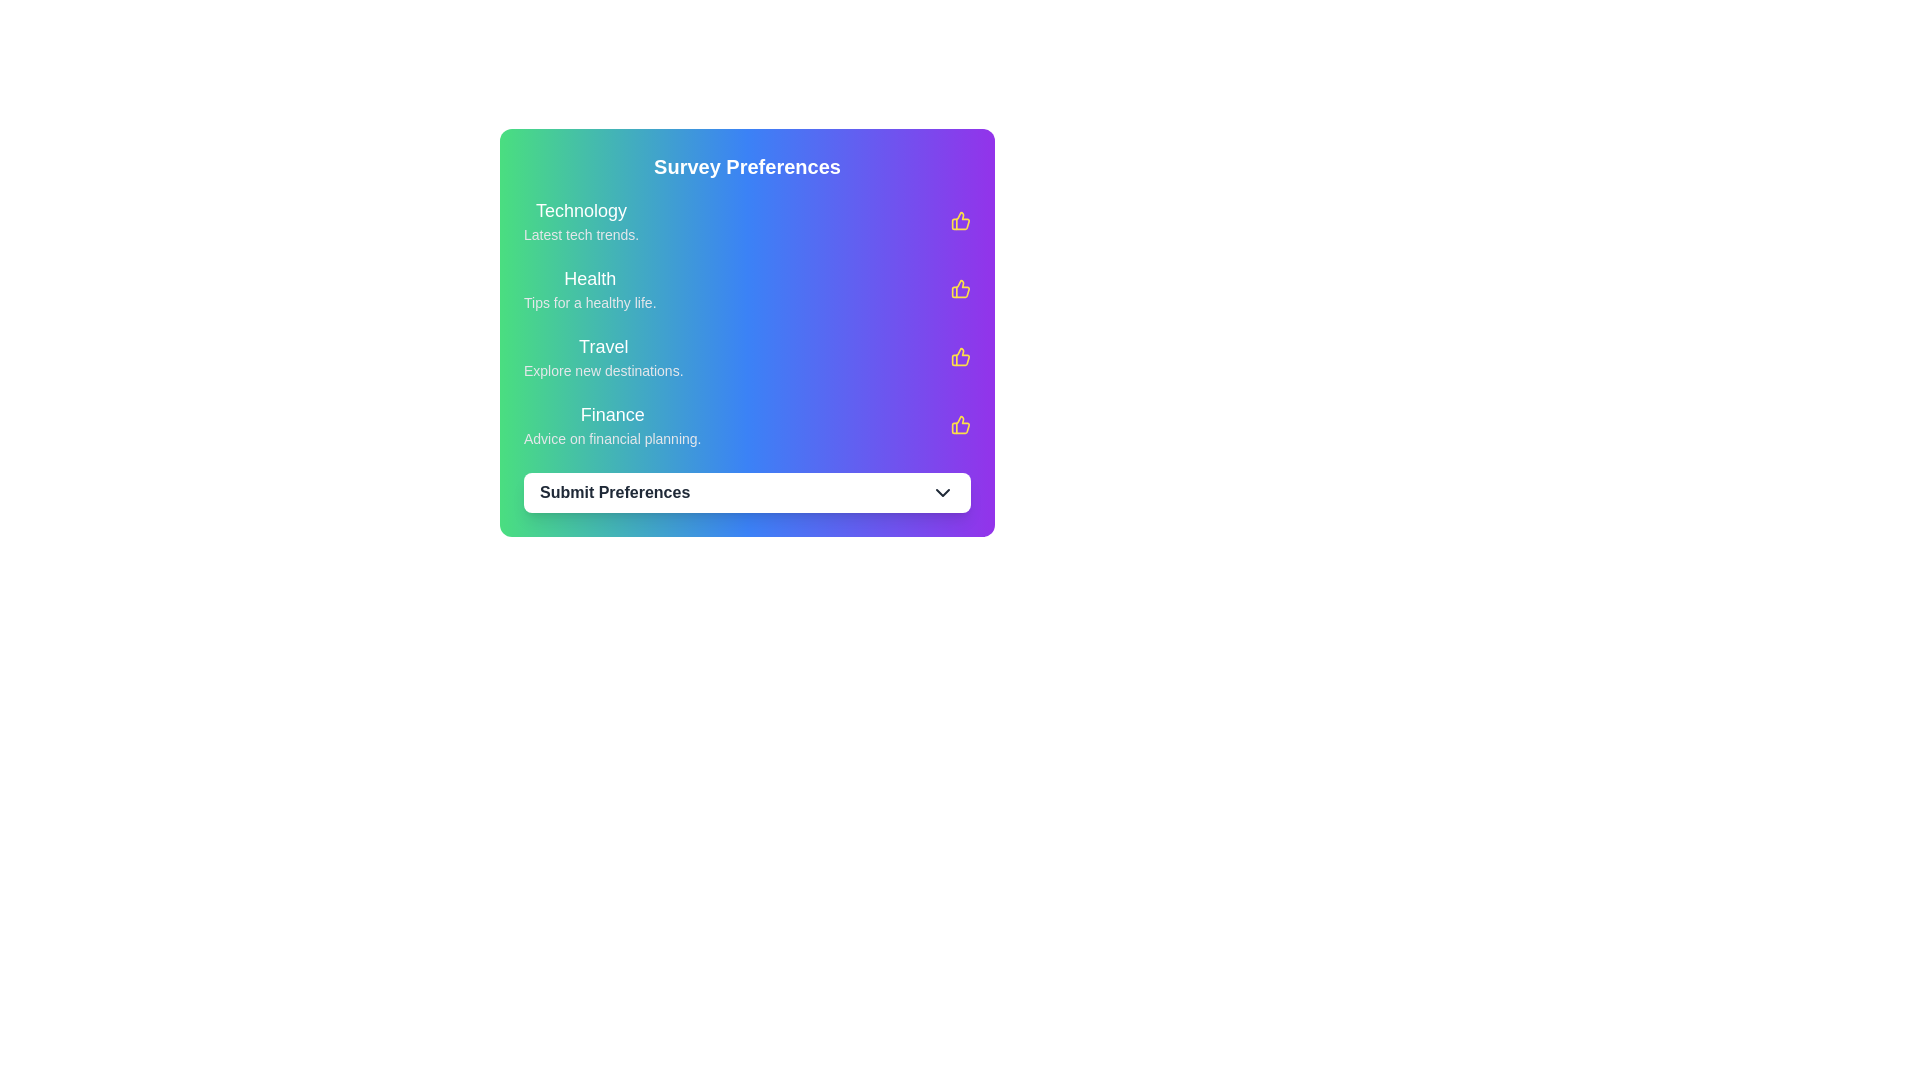  What do you see at coordinates (580, 234) in the screenshot?
I see `the text label providing additional descriptive information about the 'Technology' category in the 'Survey Preferences' panel, which is positioned as the second line following the 'Technology' heading` at bounding box center [580, 234].